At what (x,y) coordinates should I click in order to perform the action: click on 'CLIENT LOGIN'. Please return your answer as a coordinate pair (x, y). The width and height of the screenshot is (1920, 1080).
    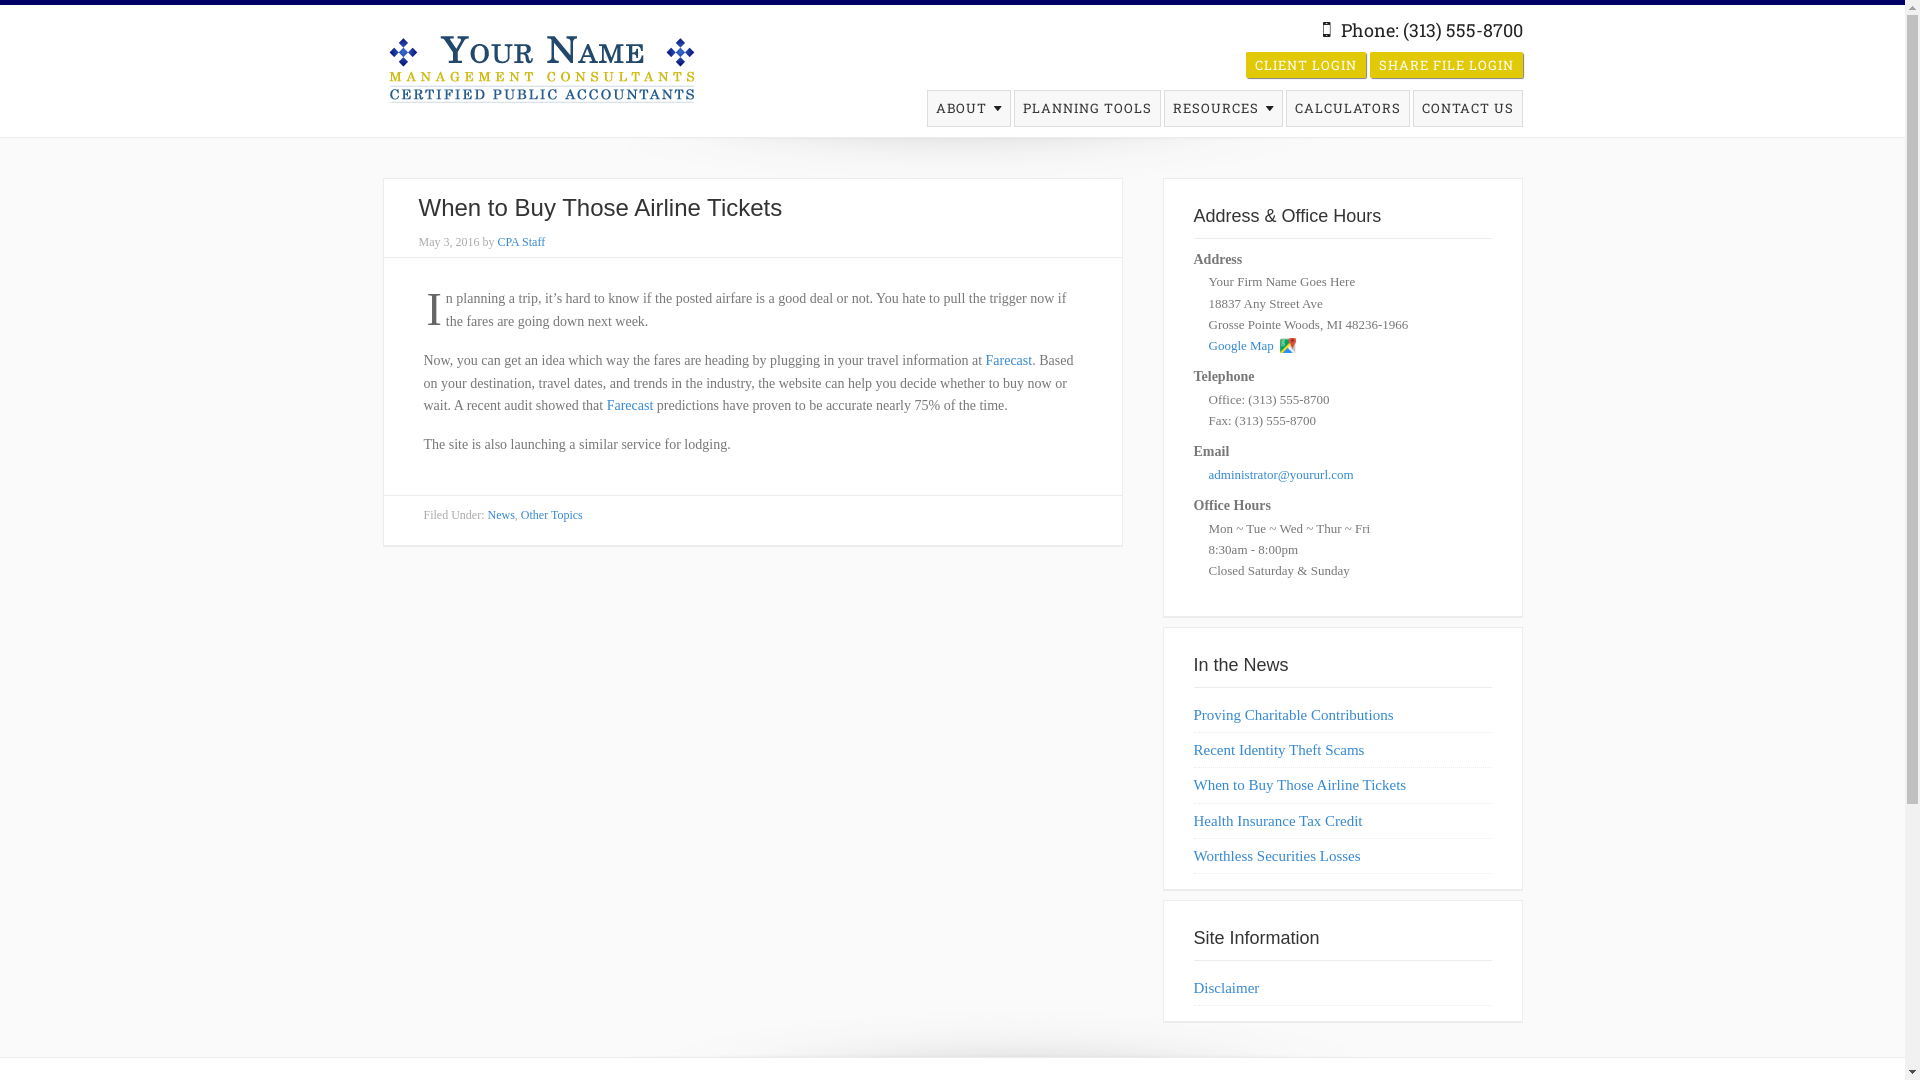
    Looking at the image, I should click on (1305, 64).